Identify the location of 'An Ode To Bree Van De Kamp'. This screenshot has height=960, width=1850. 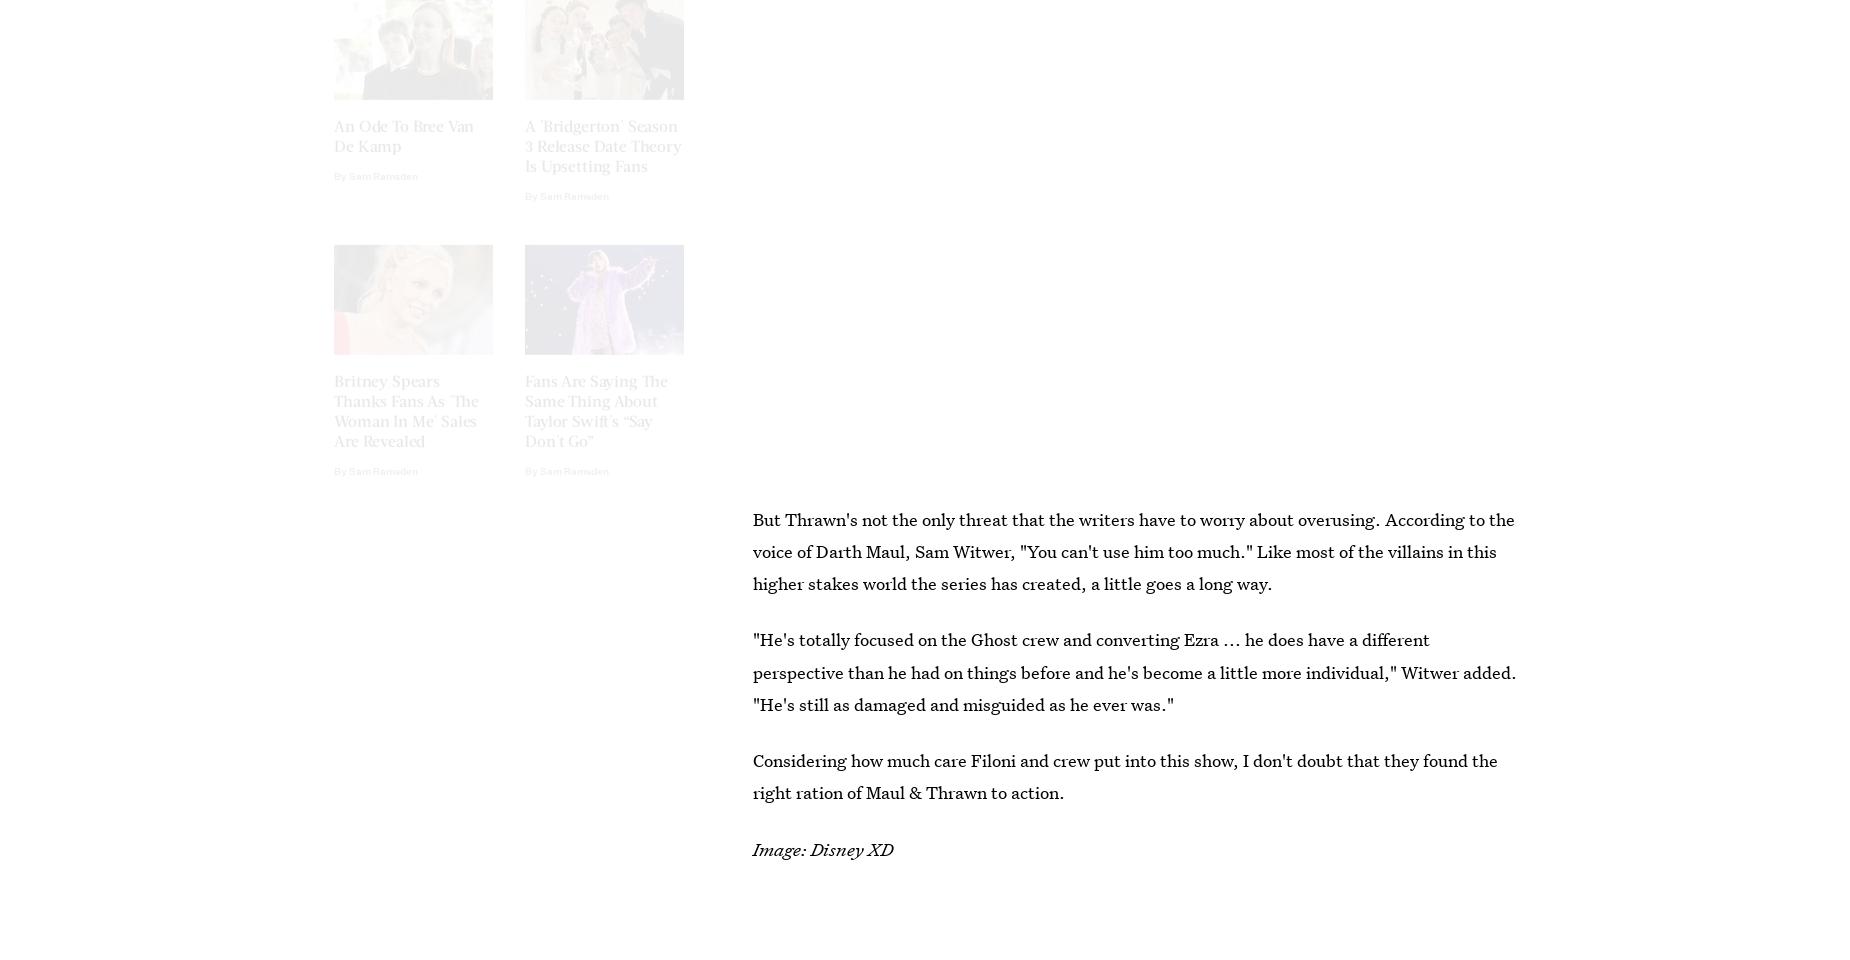
(403, 151).